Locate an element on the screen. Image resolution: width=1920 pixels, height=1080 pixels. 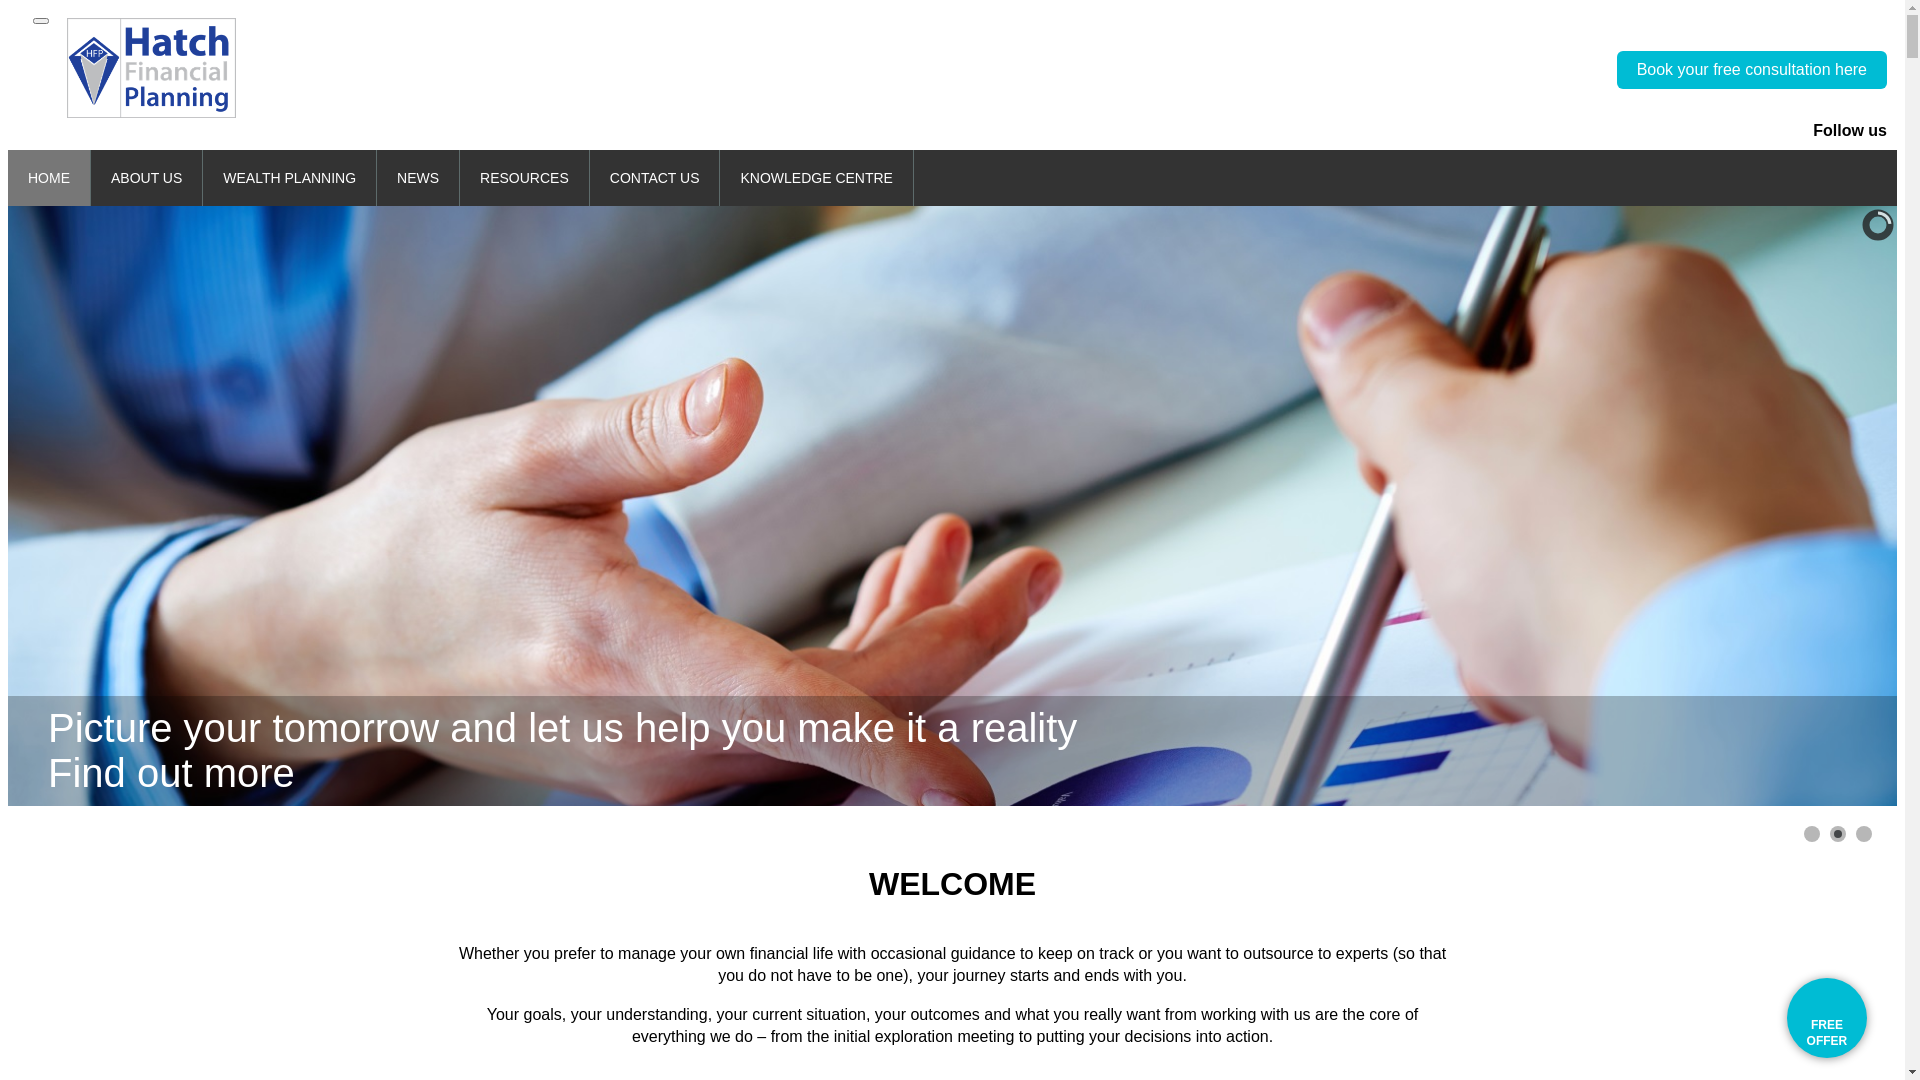
'KNOWLEDGE CENTRE' is located at coordinates (816, 176).